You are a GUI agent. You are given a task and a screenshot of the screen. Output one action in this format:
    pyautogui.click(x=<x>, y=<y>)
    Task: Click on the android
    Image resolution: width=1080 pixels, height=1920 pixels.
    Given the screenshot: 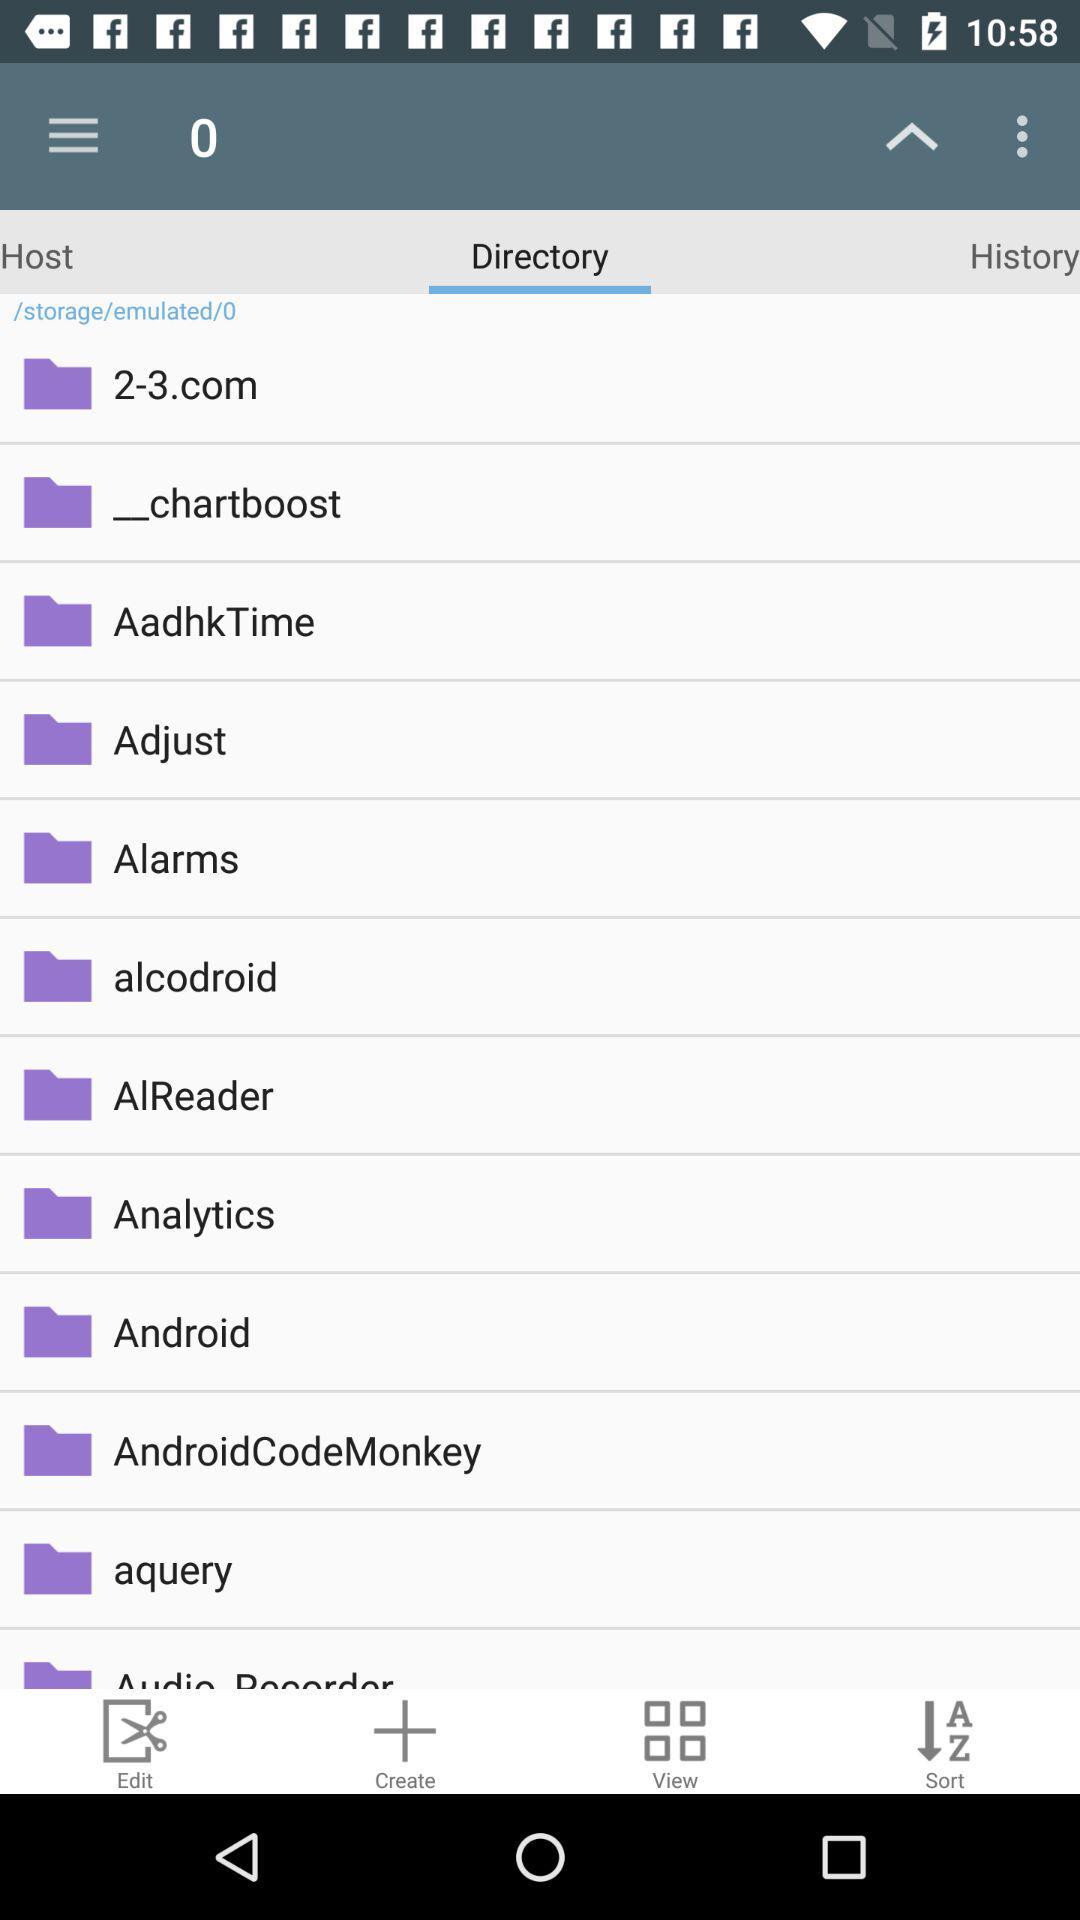 What is the action you would take?
    pyautogui.click(x=582, y=1331)
    